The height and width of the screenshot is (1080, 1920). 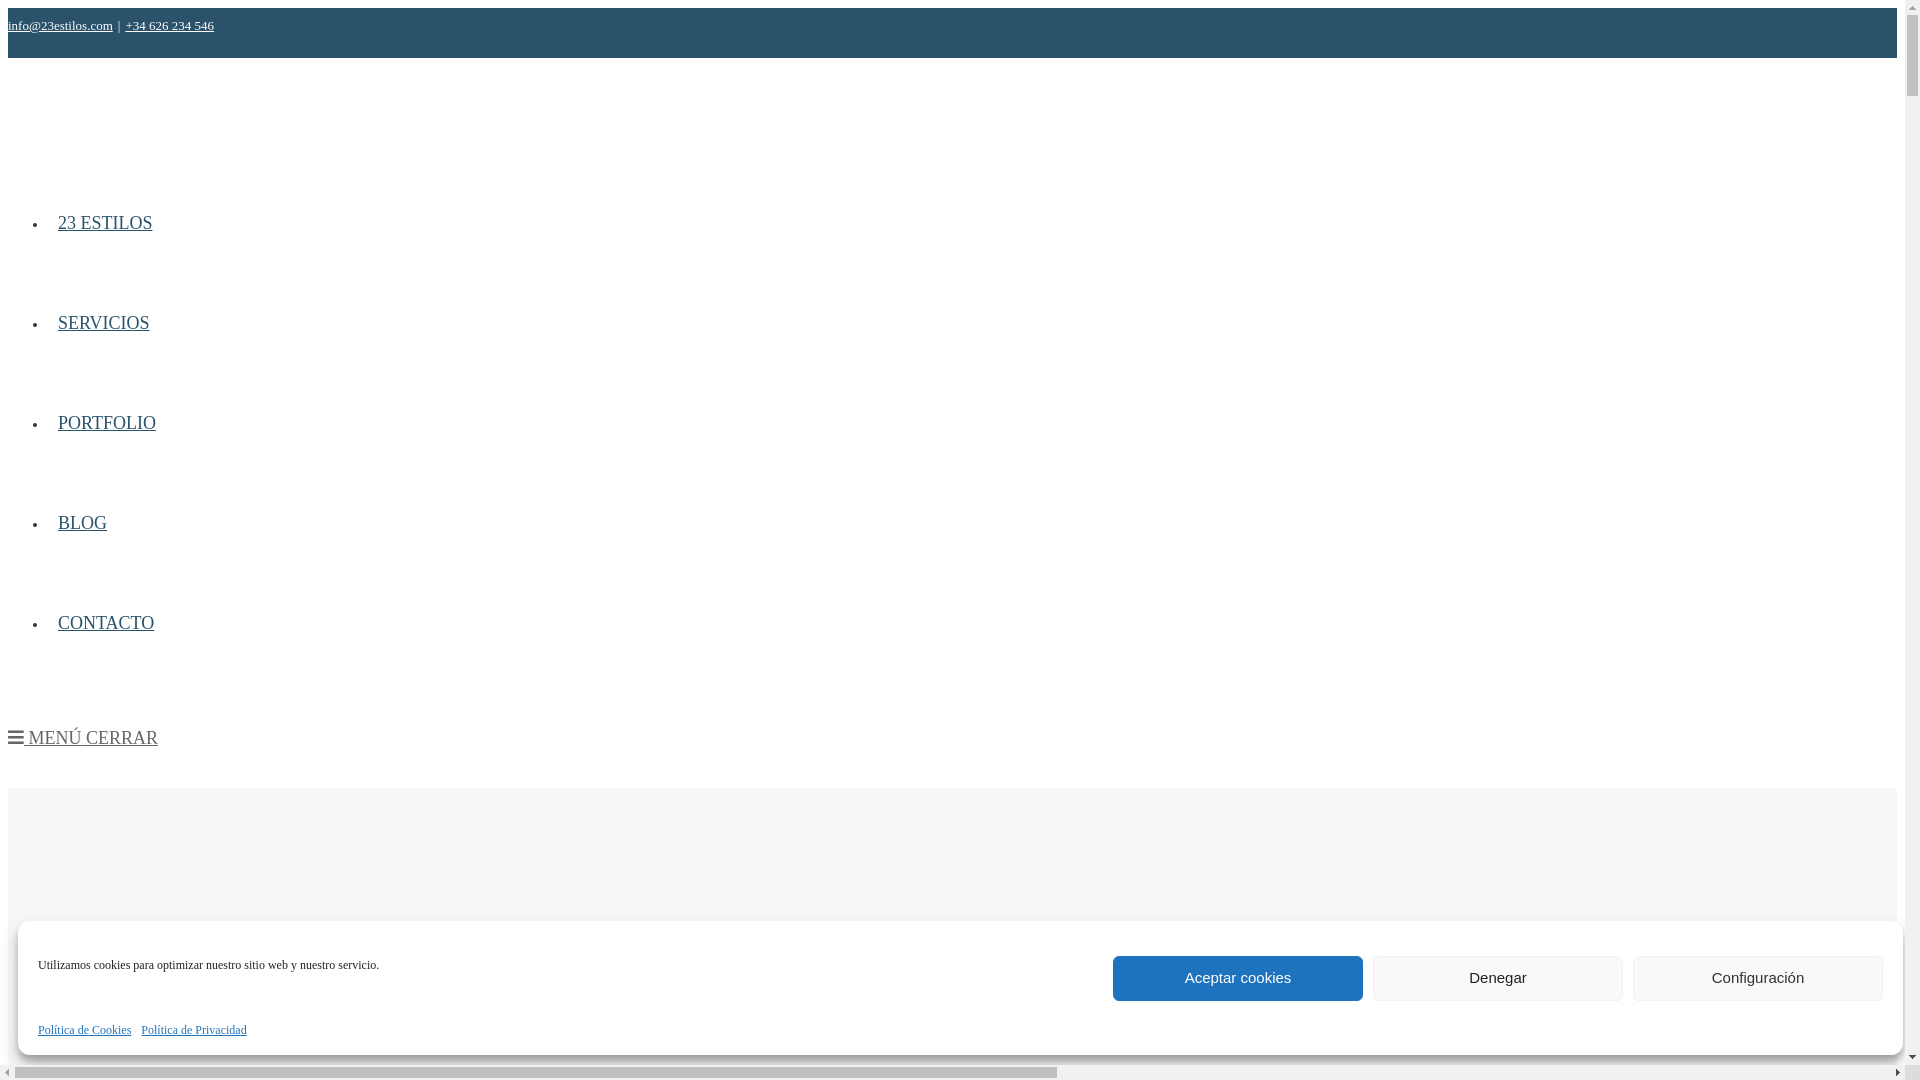 What do you see at coordinates (104, 222) in the screenshot?
I see `'23 ESTILOS'` at bounding box center [104, 222].